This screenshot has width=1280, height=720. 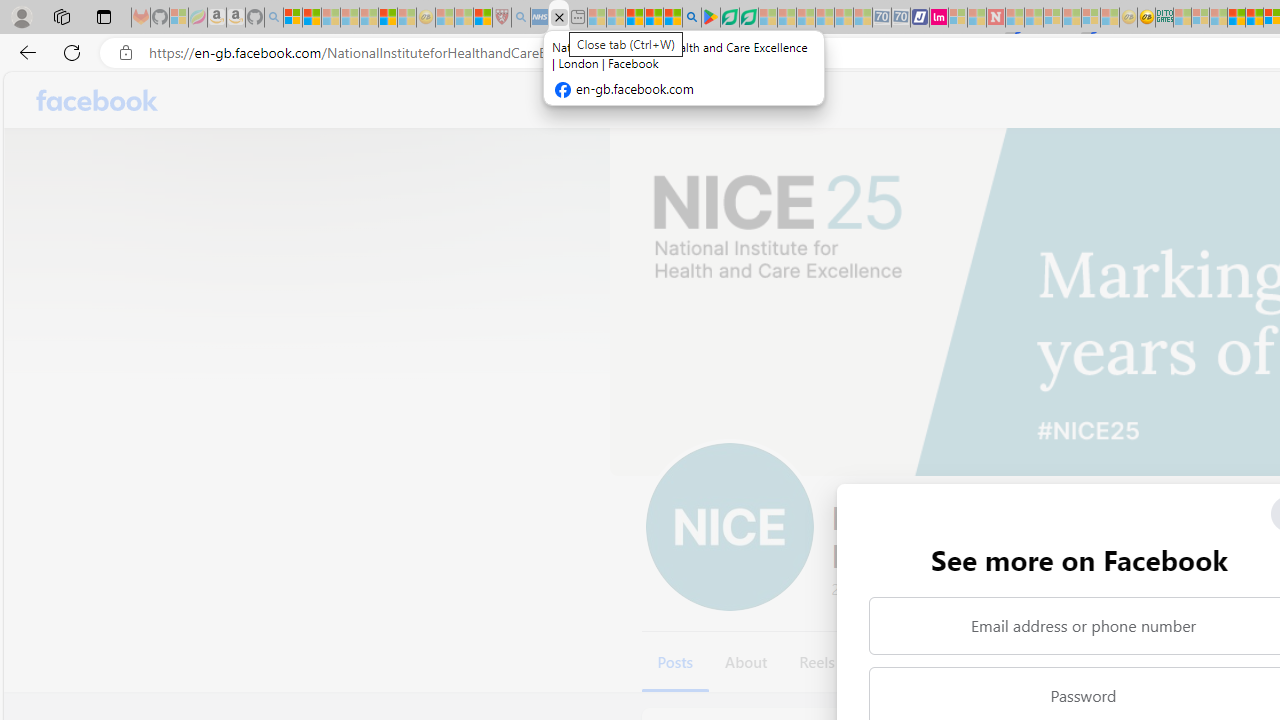 I want to click on 'Expert Portfolios', so click(x=1235, y=17).